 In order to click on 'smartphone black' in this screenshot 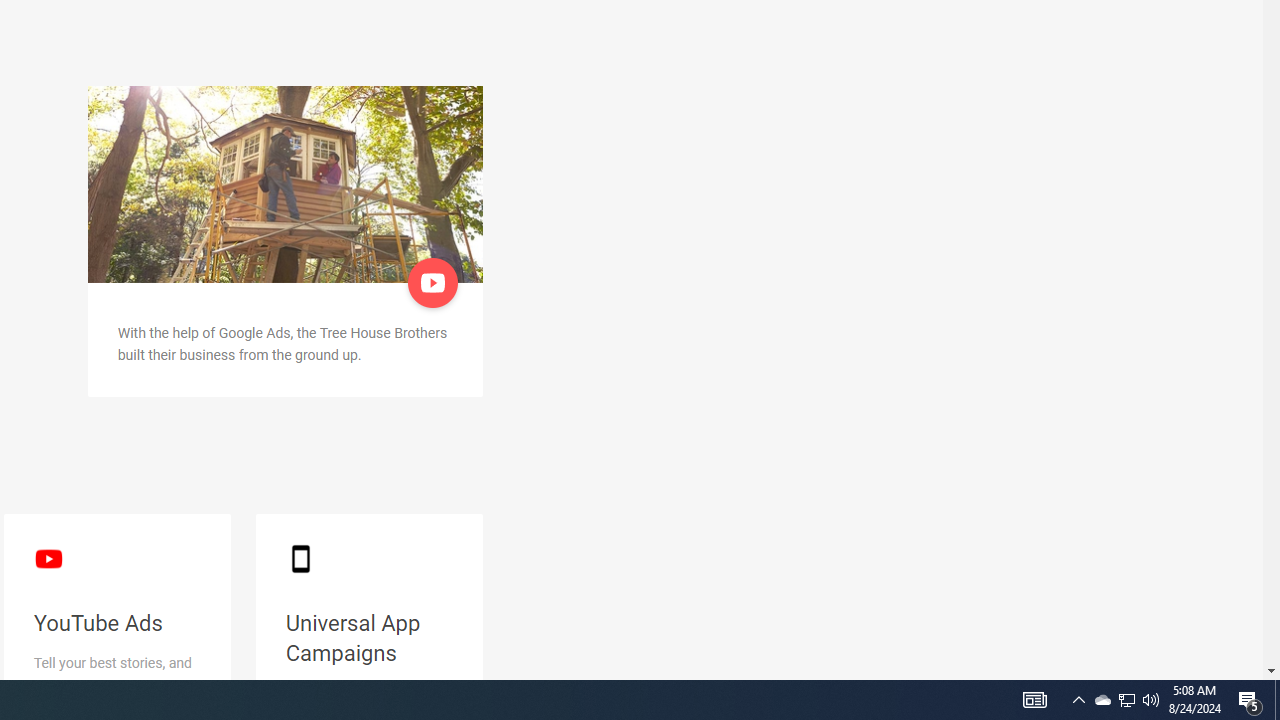, I will do `click(299, 559)`.